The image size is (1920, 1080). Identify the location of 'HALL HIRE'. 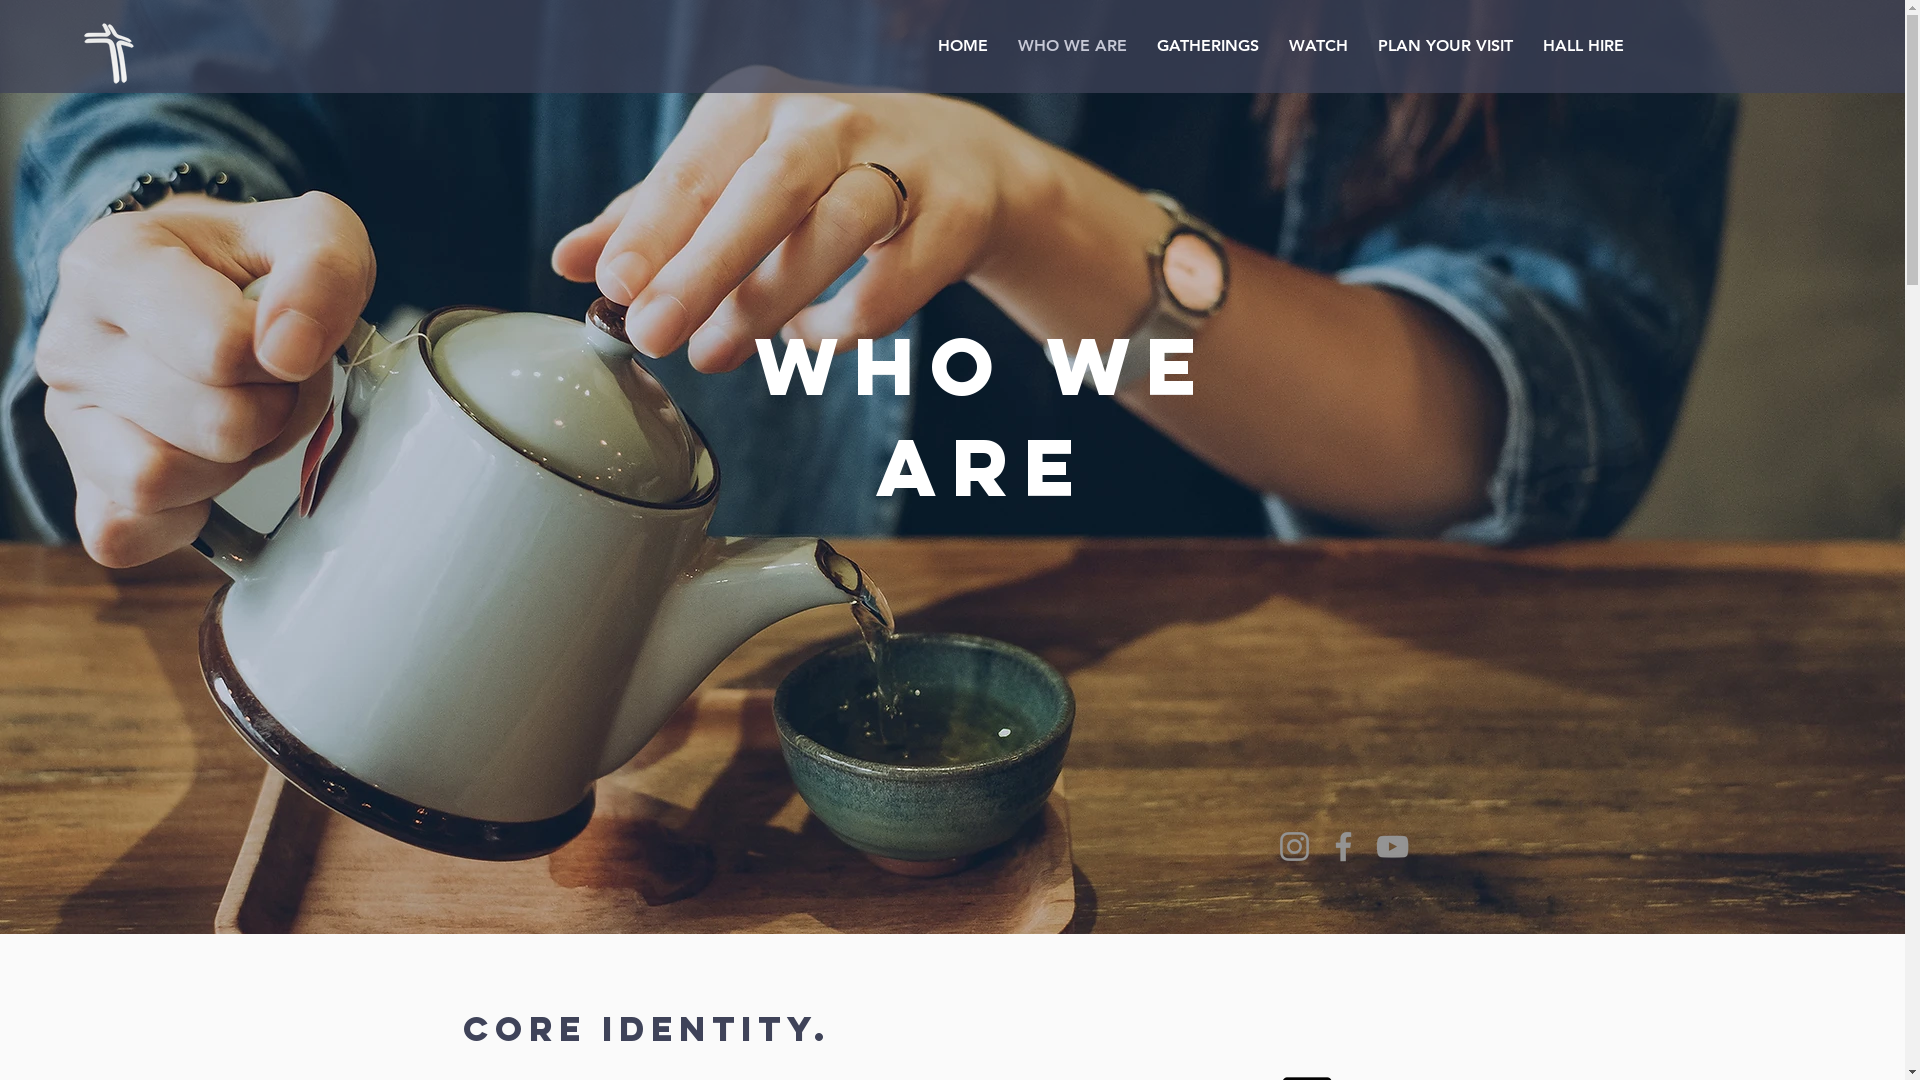
(1582, 45).